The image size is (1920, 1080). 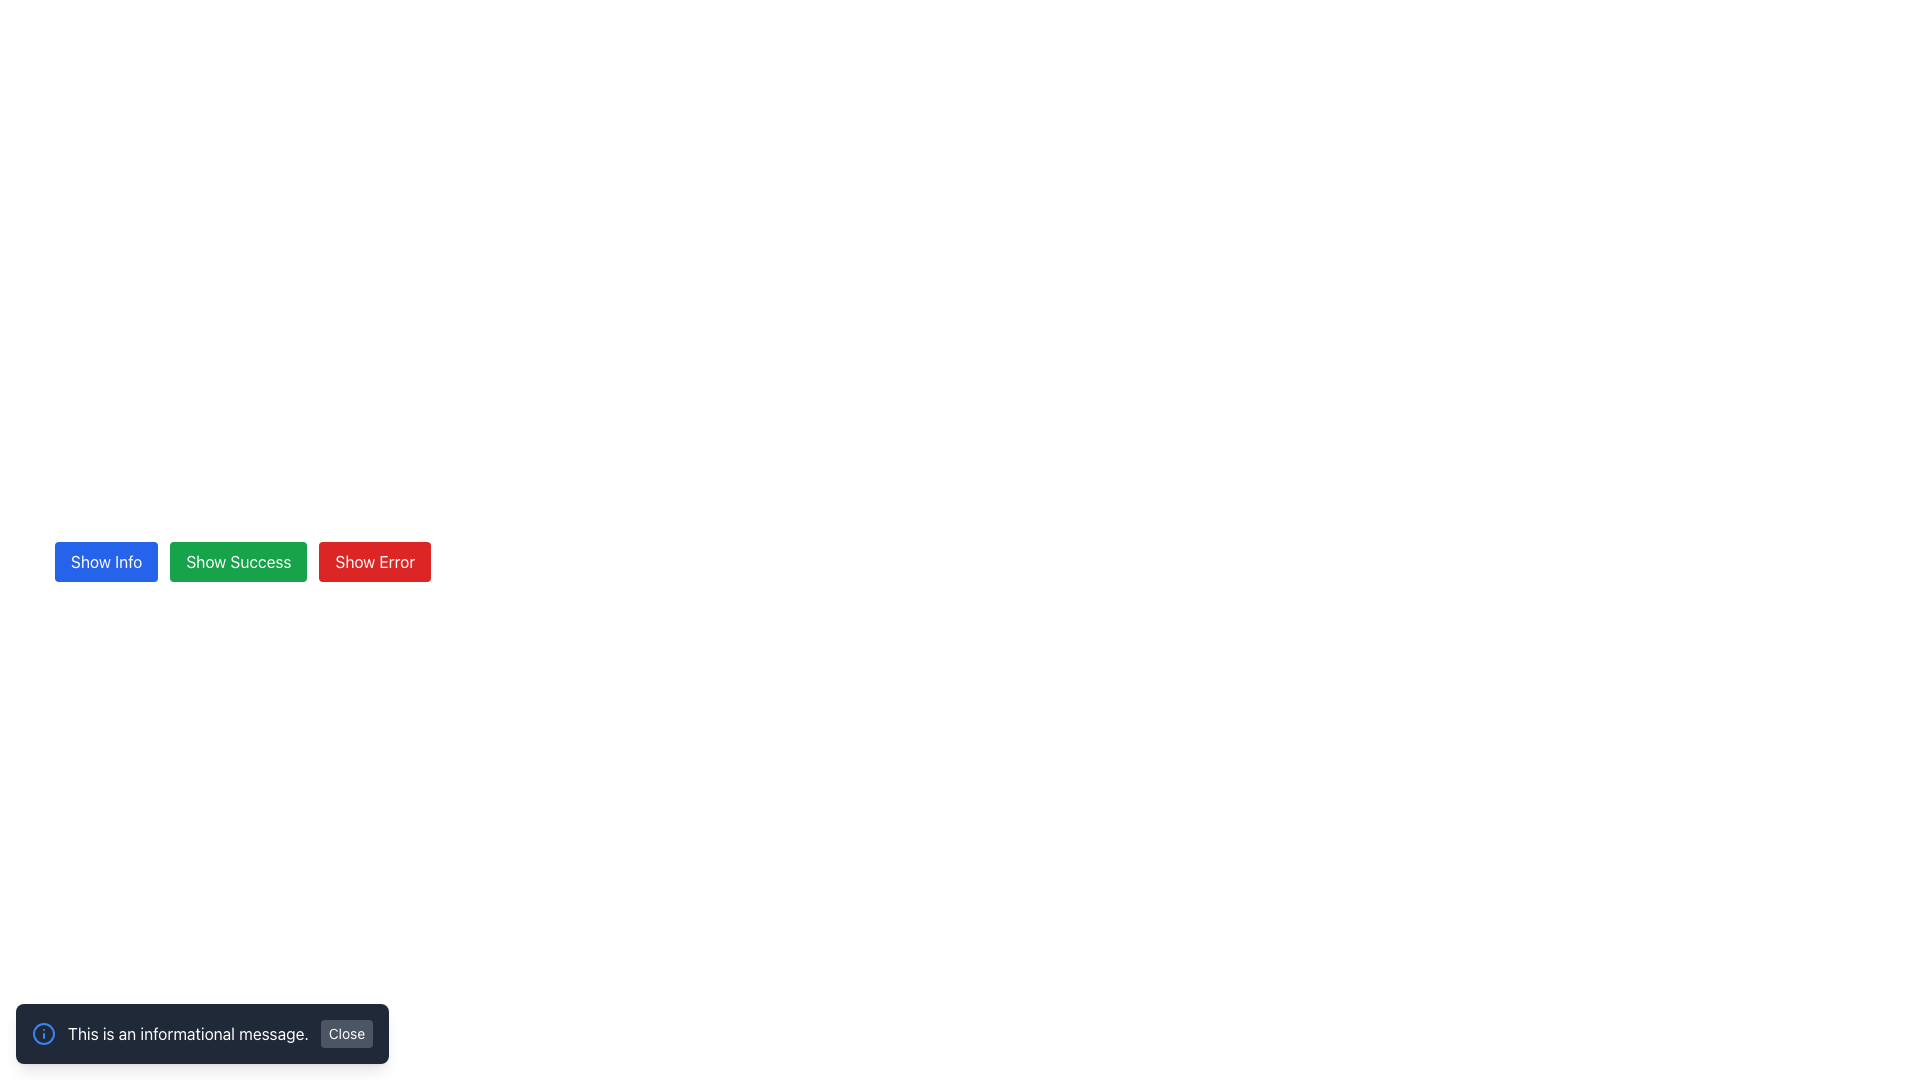 What do you see at coordinates (43, 1033) in the screenshot?
I see `the informational icon located on the left side of the notification banner at the bottom-left of the interface, which visually represents that the associated message is informational` at bounding box center [43, 1033].